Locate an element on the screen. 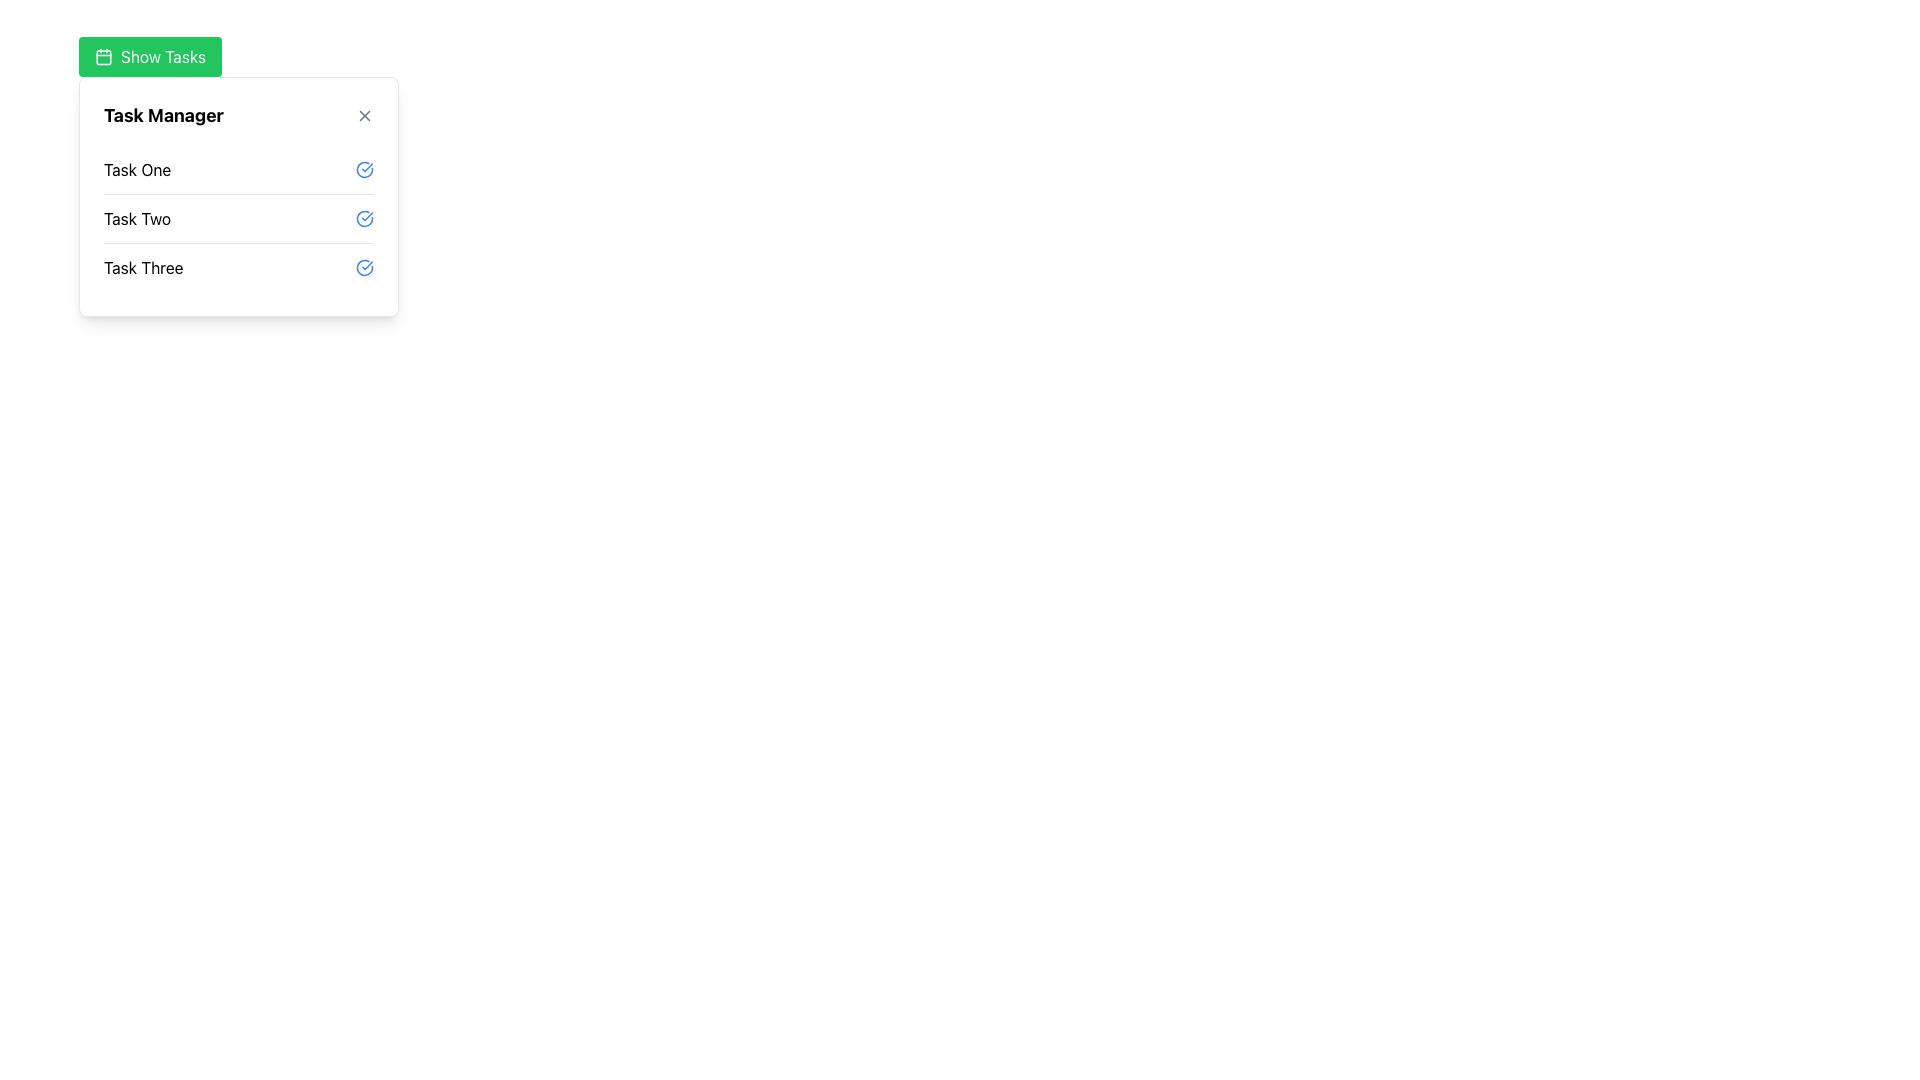  the circular icon with a blue check mark inside, which is located adjacent to the text 'Task Three' in the task list is located at coordinates (364, 266).